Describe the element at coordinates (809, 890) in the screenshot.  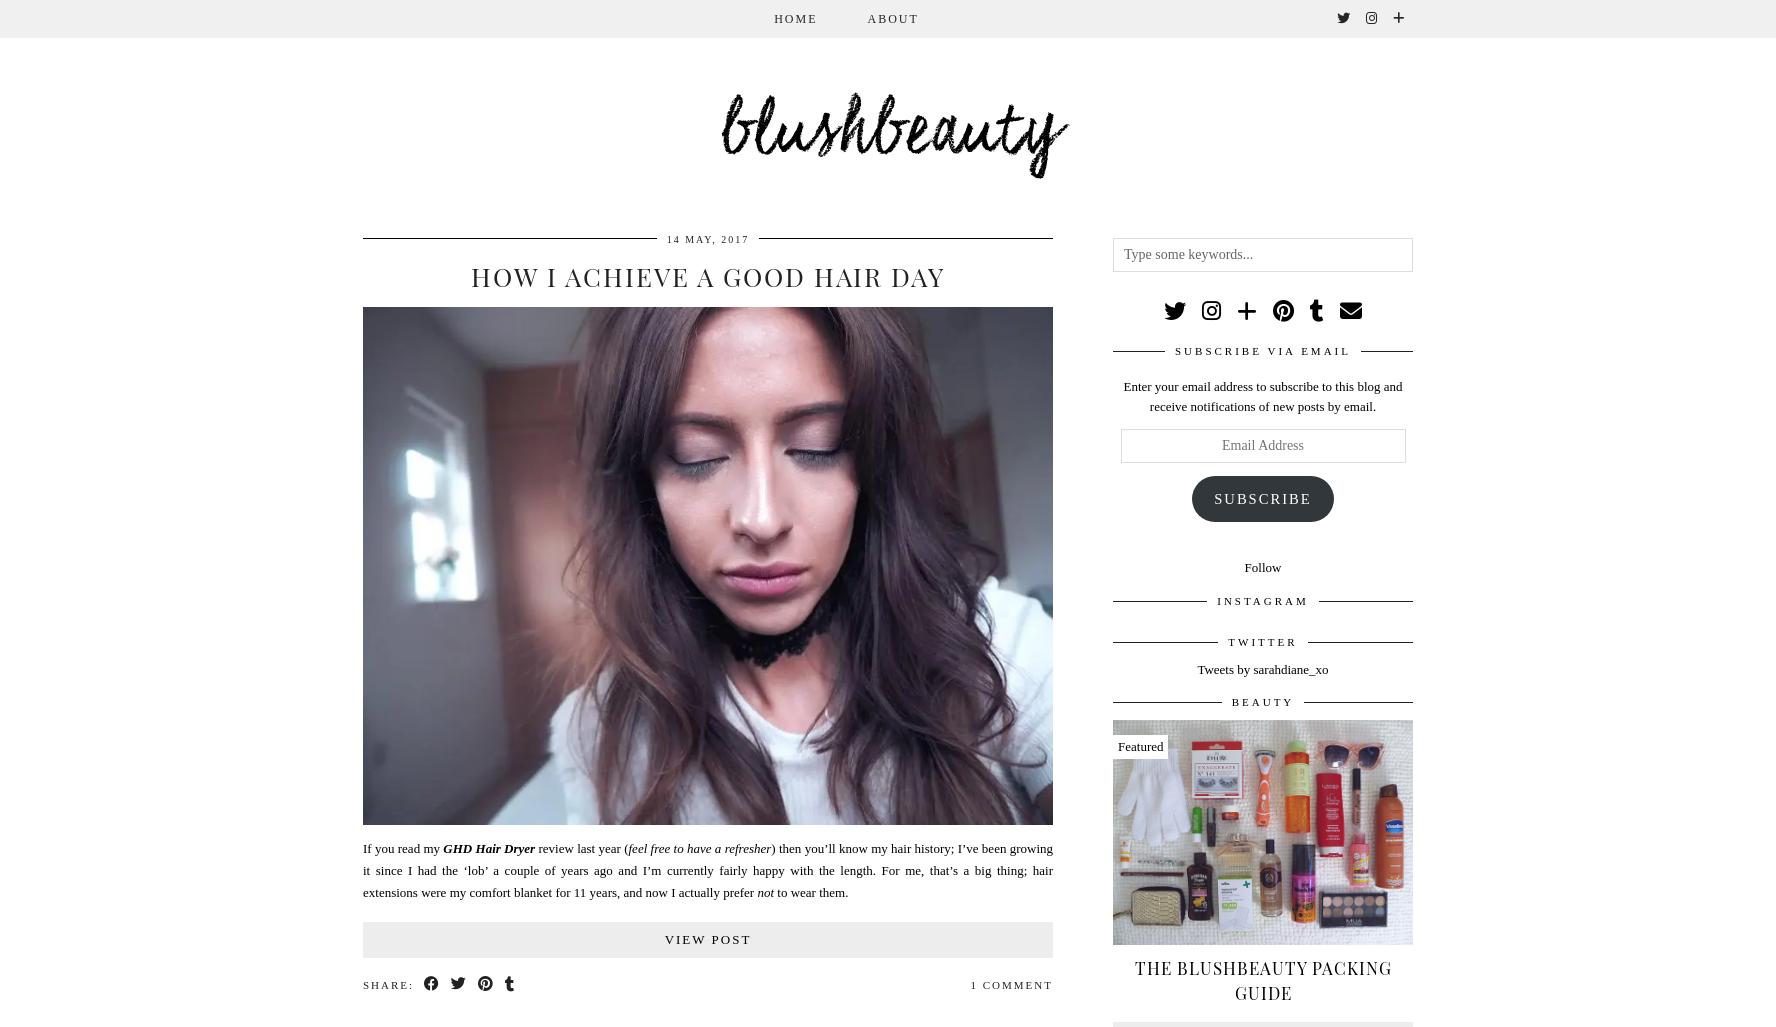
I see `'to wear them.'` at that location.